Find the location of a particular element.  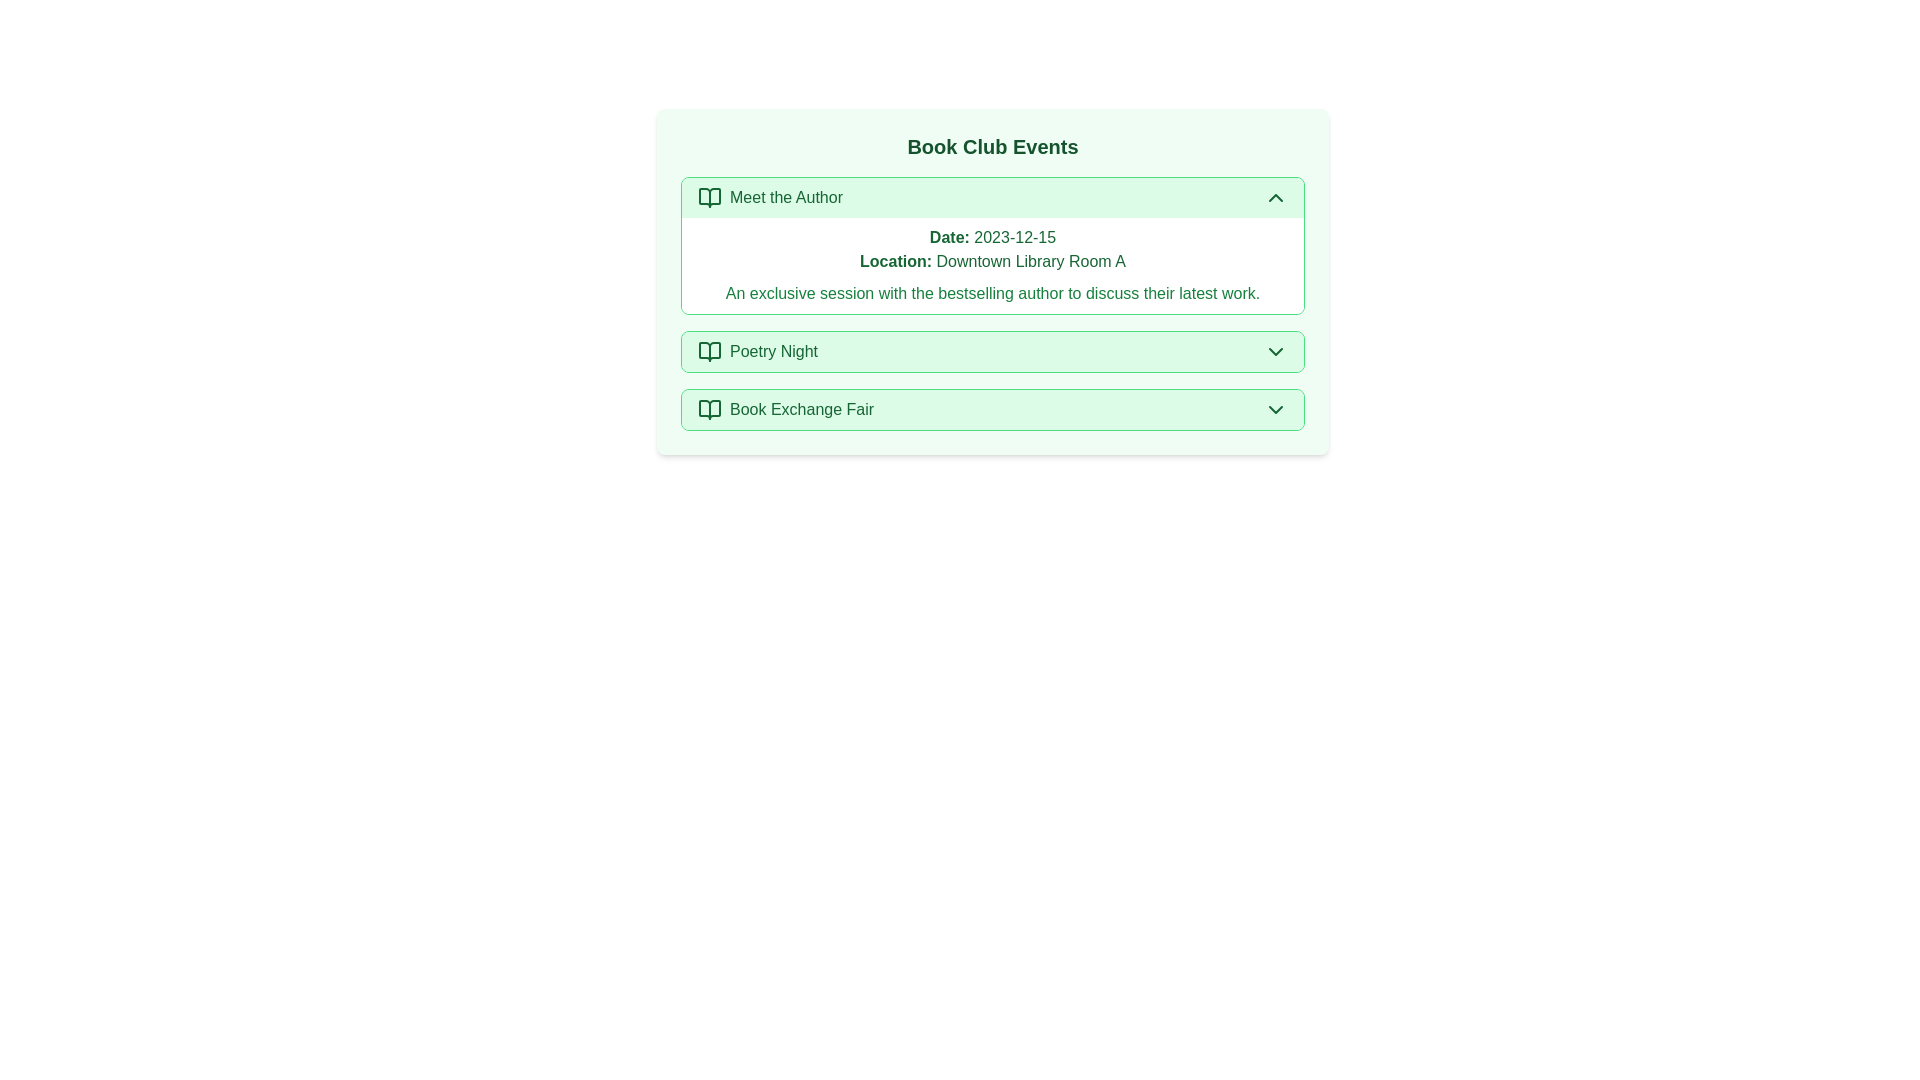

the static text label displaying 'Date:' in bold green font, located adjacent to the date value '2023-12-15' within the 'Meet the Author' event card is located at coordinates (948, 236).